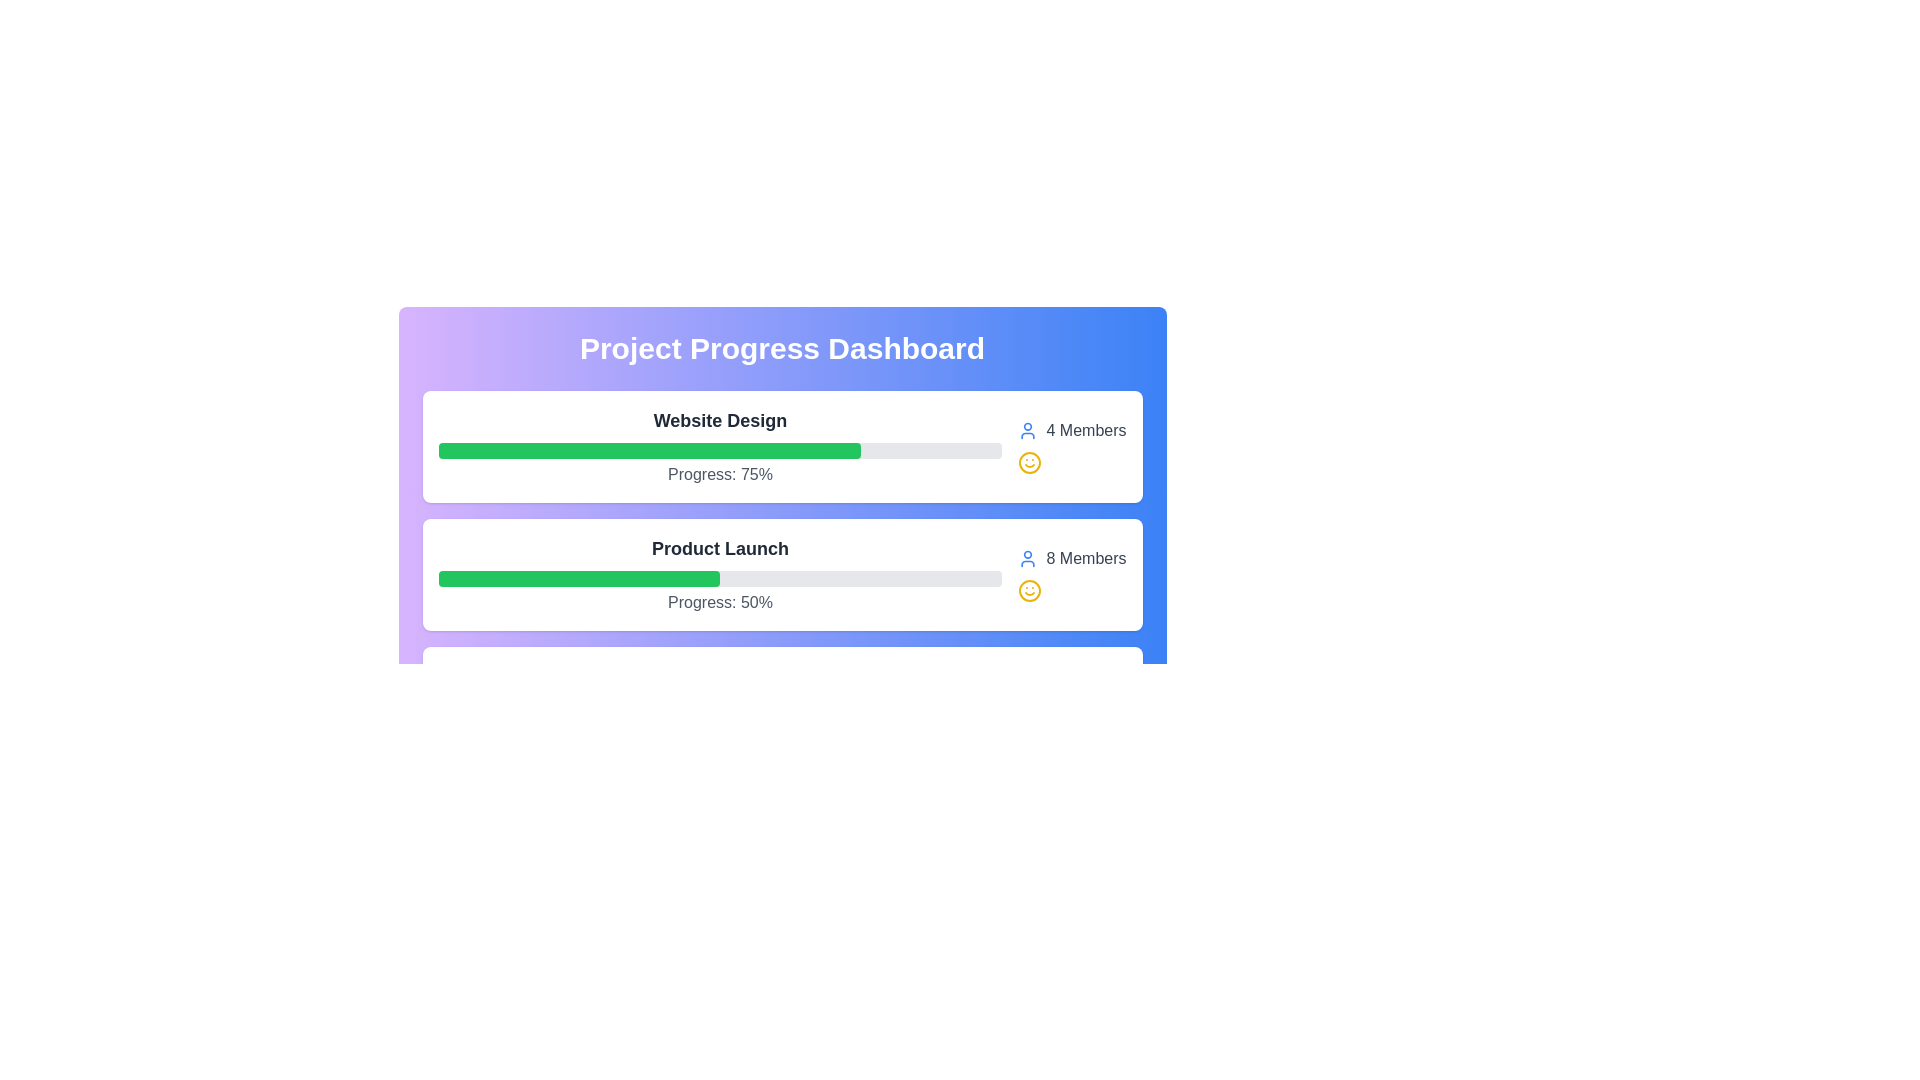 The height and width of the screenshot is (1080, 1920). What do you see at coordinates (720, 601) in the screenshot?
I see `the text label indicating the percentage of completion for the task within the 'Product Launch' card` at bounding box center [720, 601].